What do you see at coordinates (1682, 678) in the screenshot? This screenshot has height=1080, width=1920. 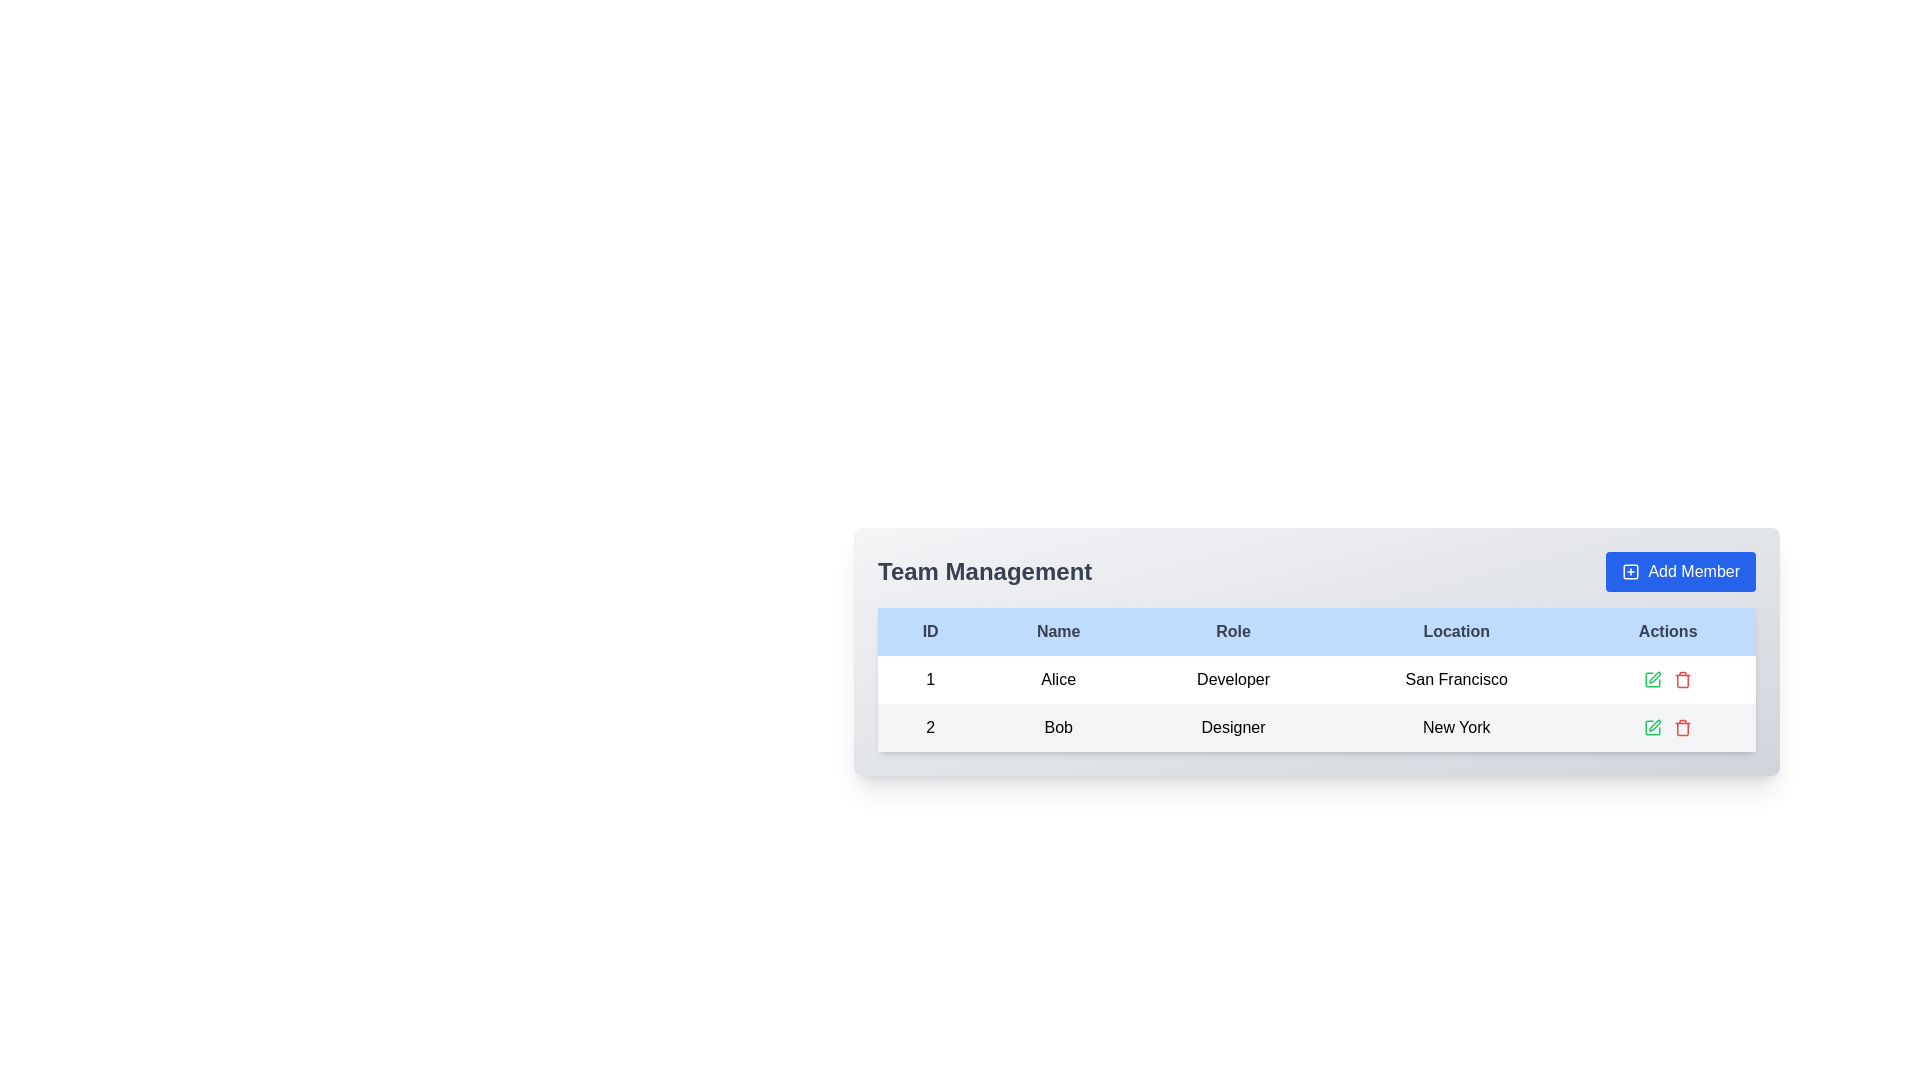 I see `the delete action button for the user 'Alice' in the 'Team Management' table` at bounding box center [1682, 678].